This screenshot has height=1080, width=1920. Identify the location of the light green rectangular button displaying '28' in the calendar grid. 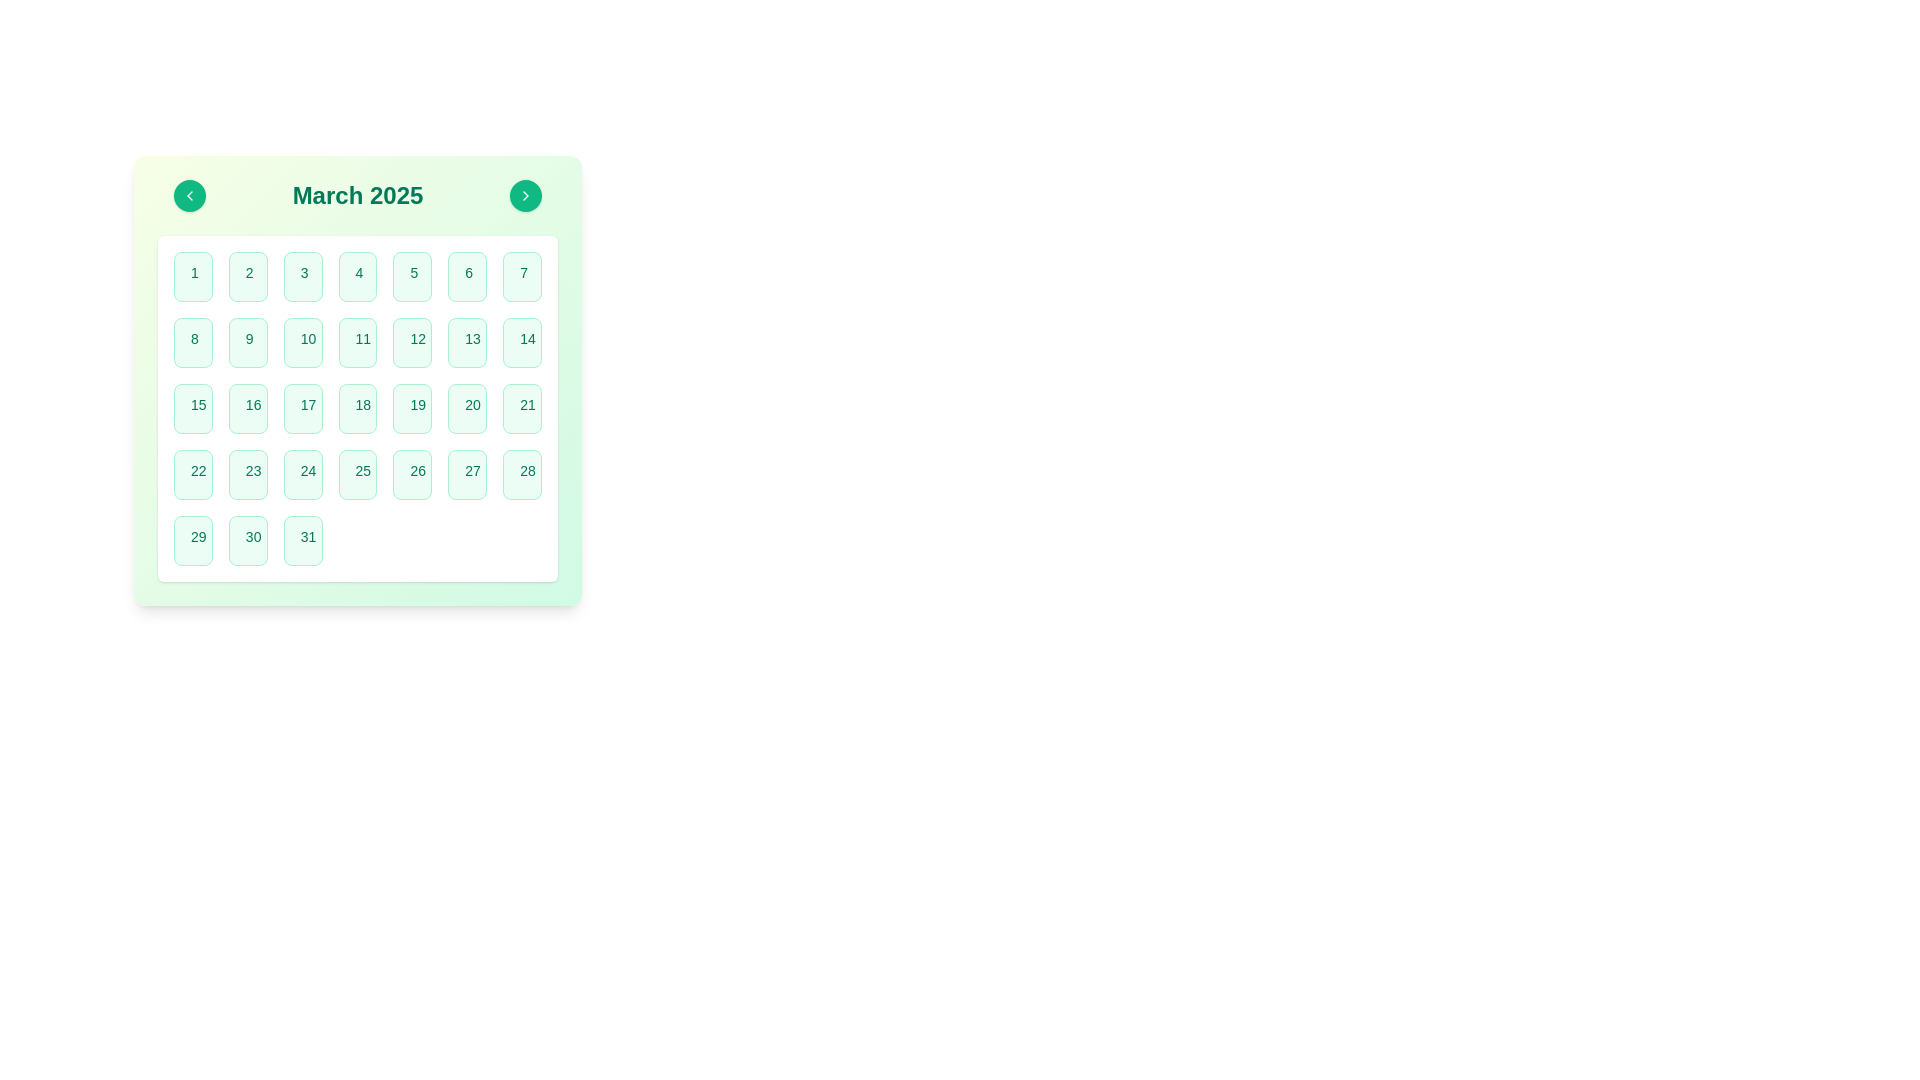
(522, 474).